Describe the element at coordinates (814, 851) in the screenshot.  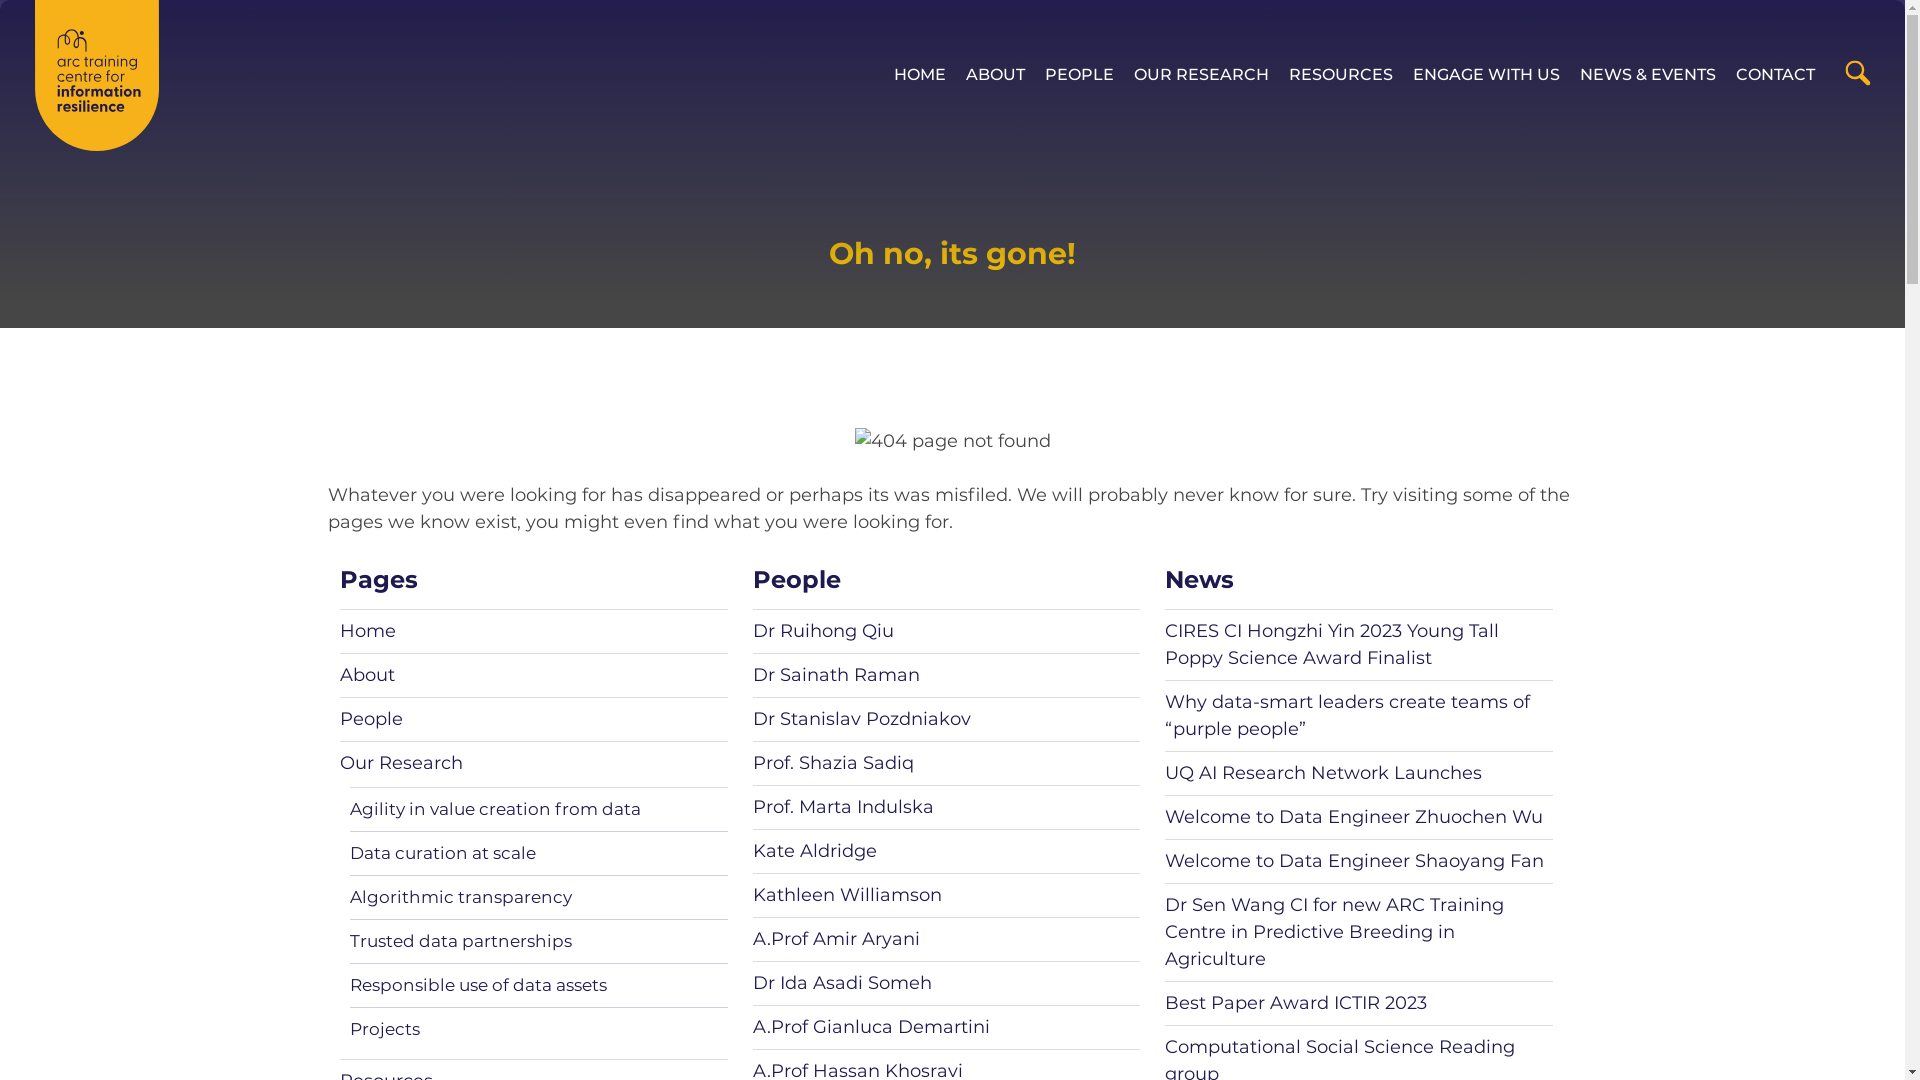
I see `'Kate Aldridge'` at that location.